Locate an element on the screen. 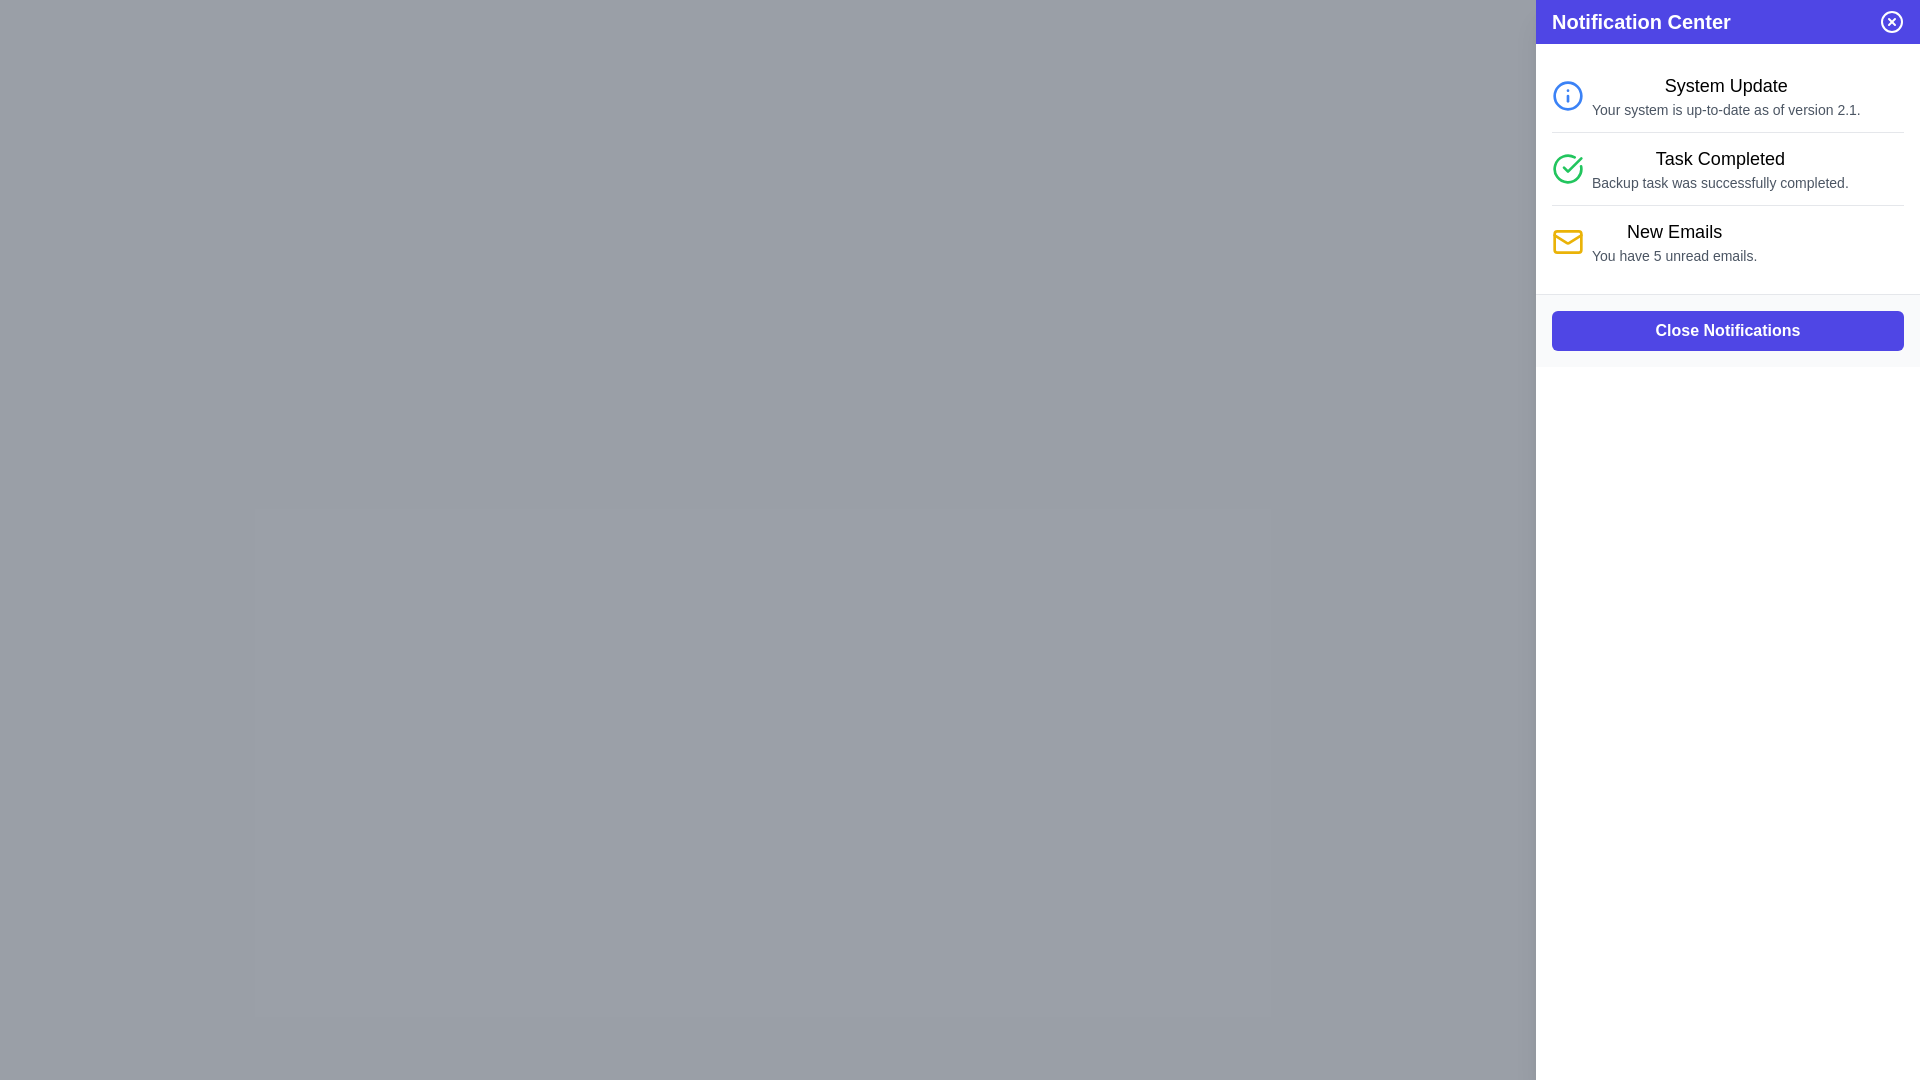  the close button located at the top-right corner of the Notification Center is located at coordinates (1890, 22).